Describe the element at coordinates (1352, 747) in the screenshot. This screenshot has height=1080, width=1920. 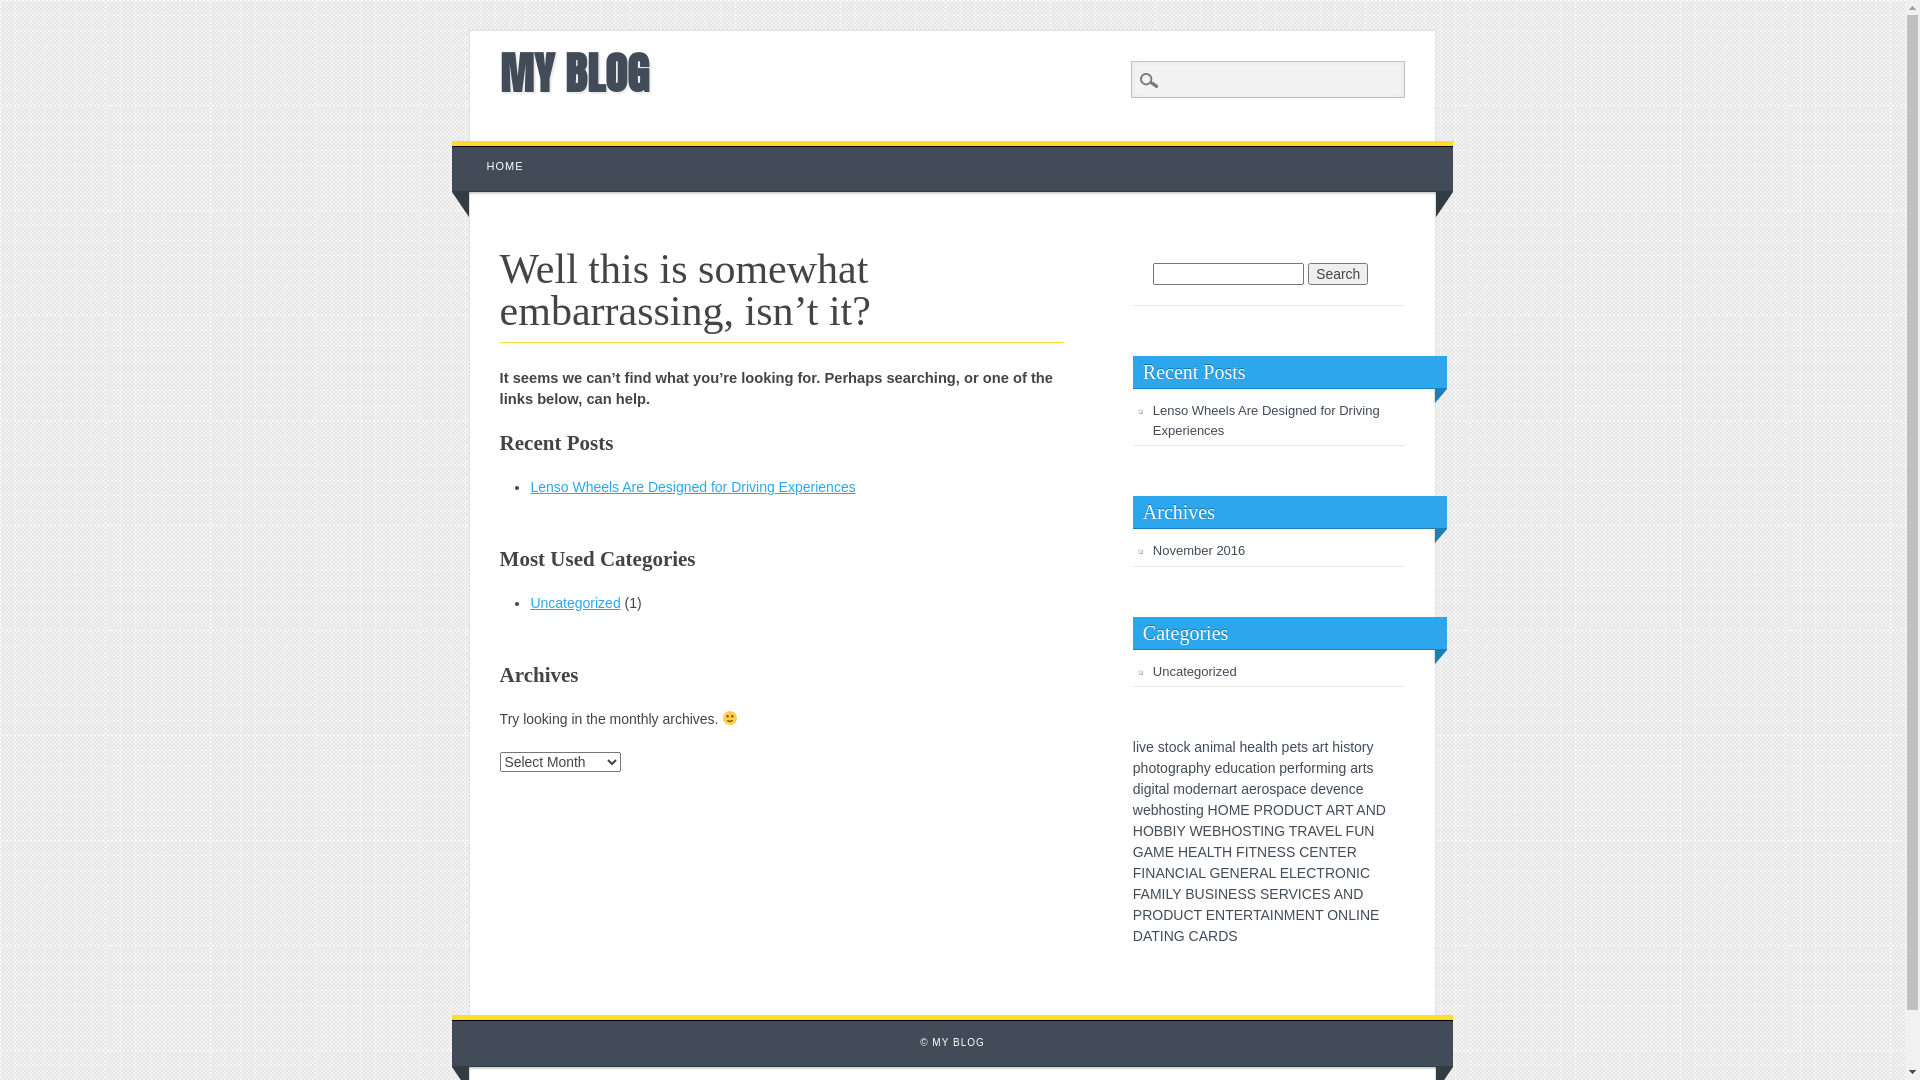
I see `'t'` at that location.